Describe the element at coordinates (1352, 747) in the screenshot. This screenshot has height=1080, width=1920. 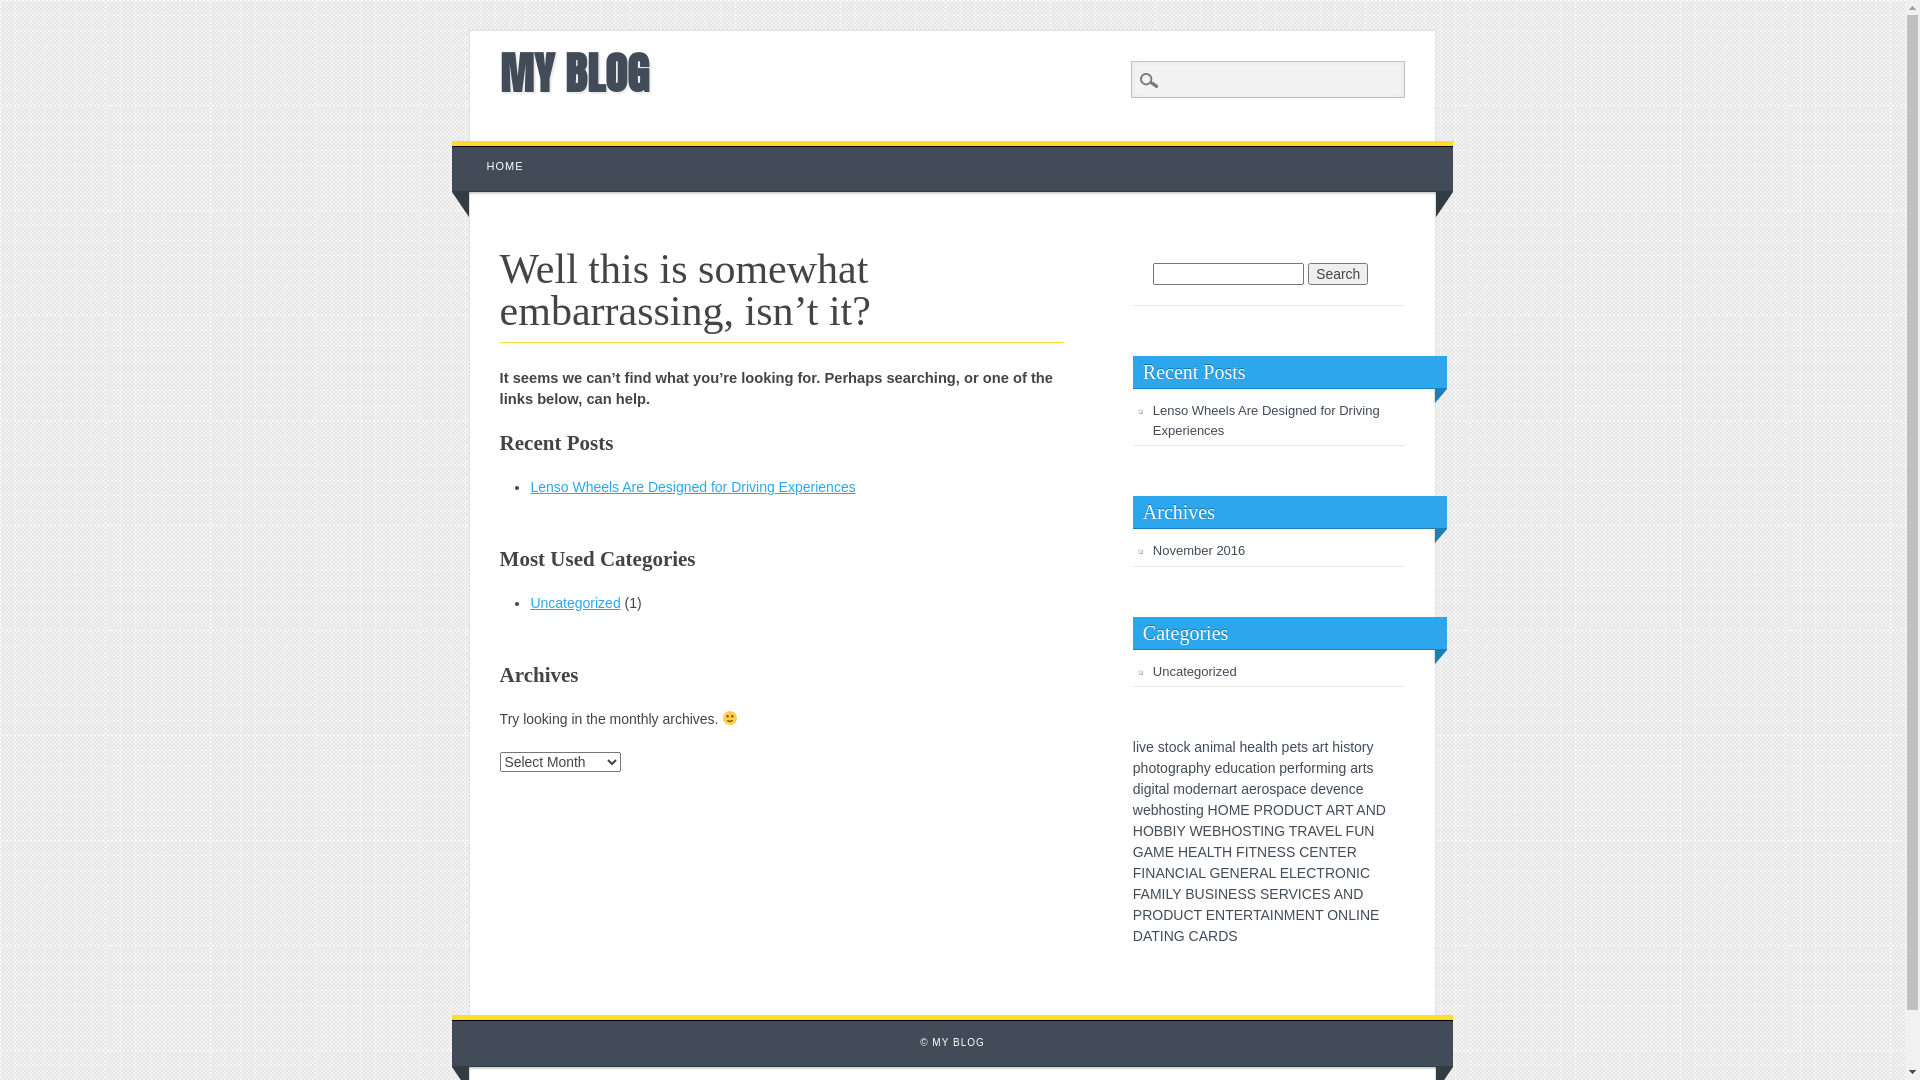
I see `'t'` at that location.